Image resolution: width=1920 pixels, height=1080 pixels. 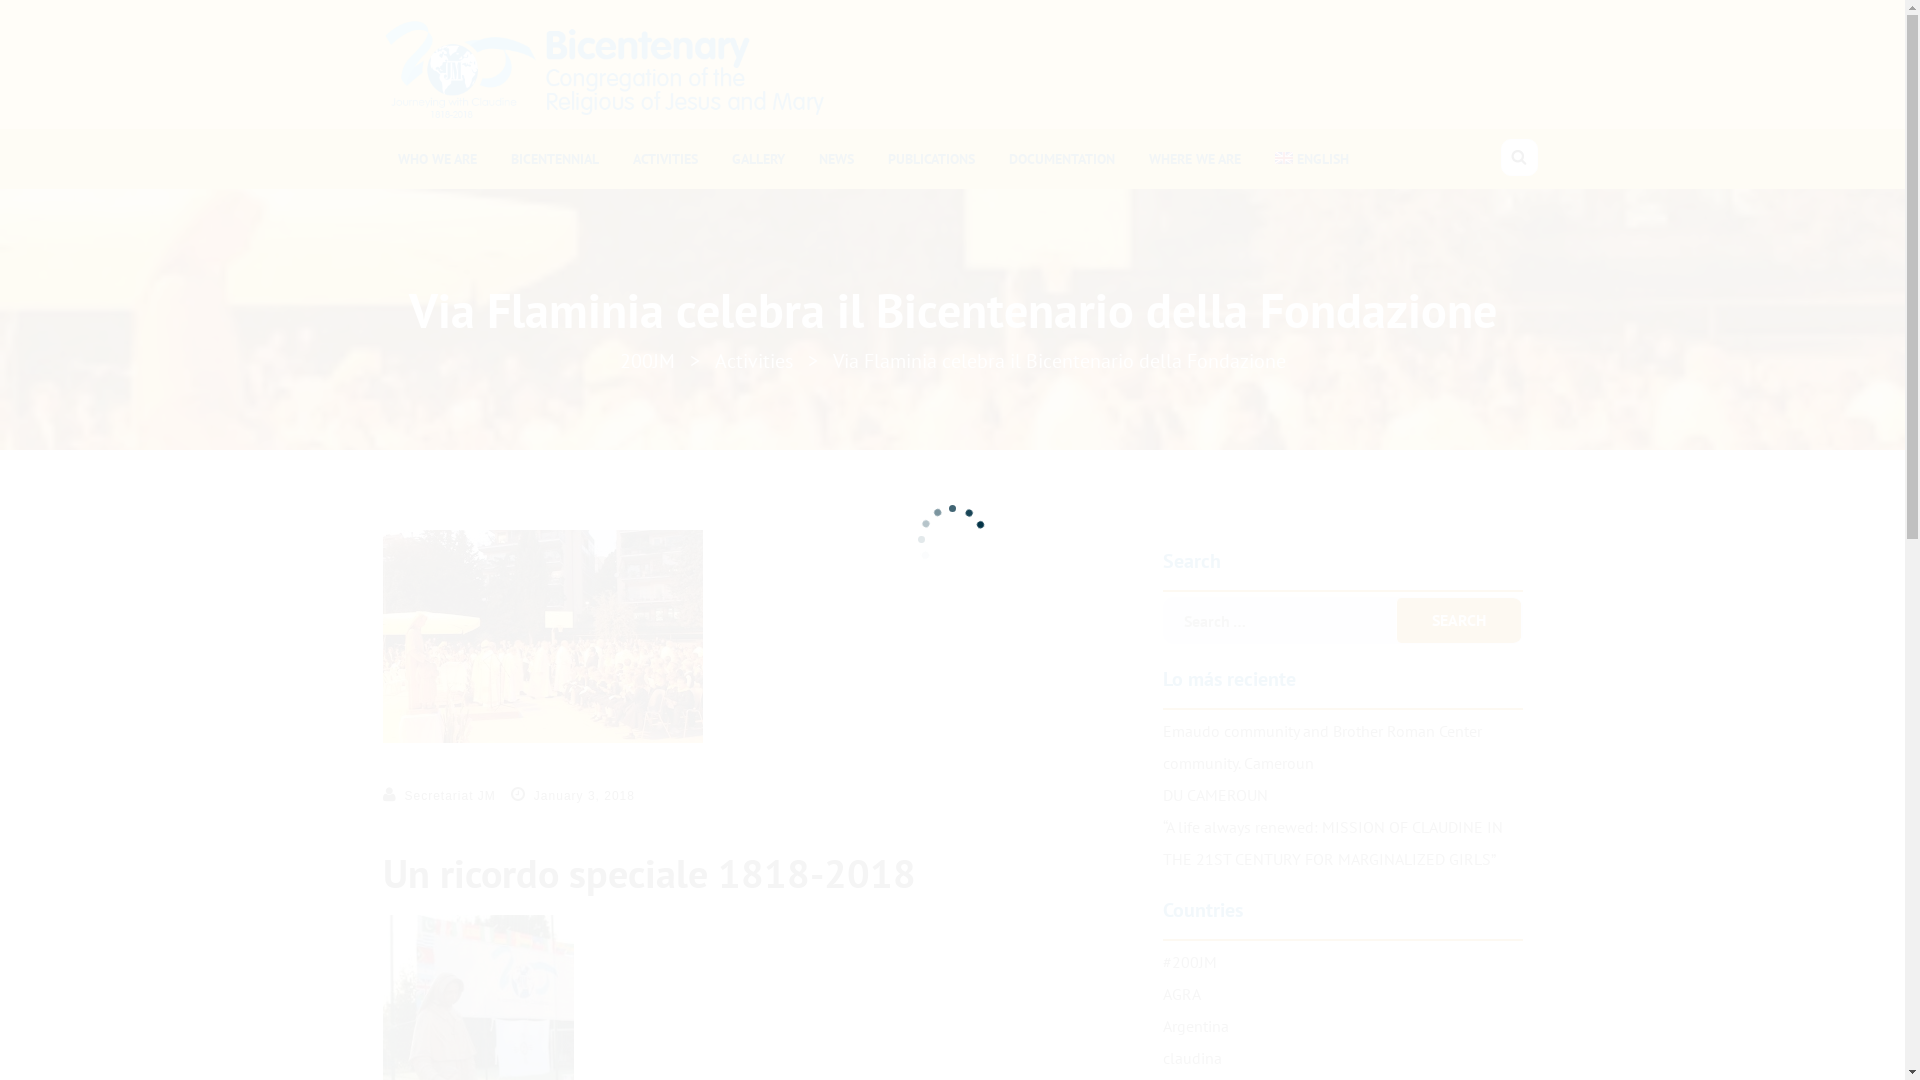 I want to click on 'GALLERY', so click(x=756, y=157).